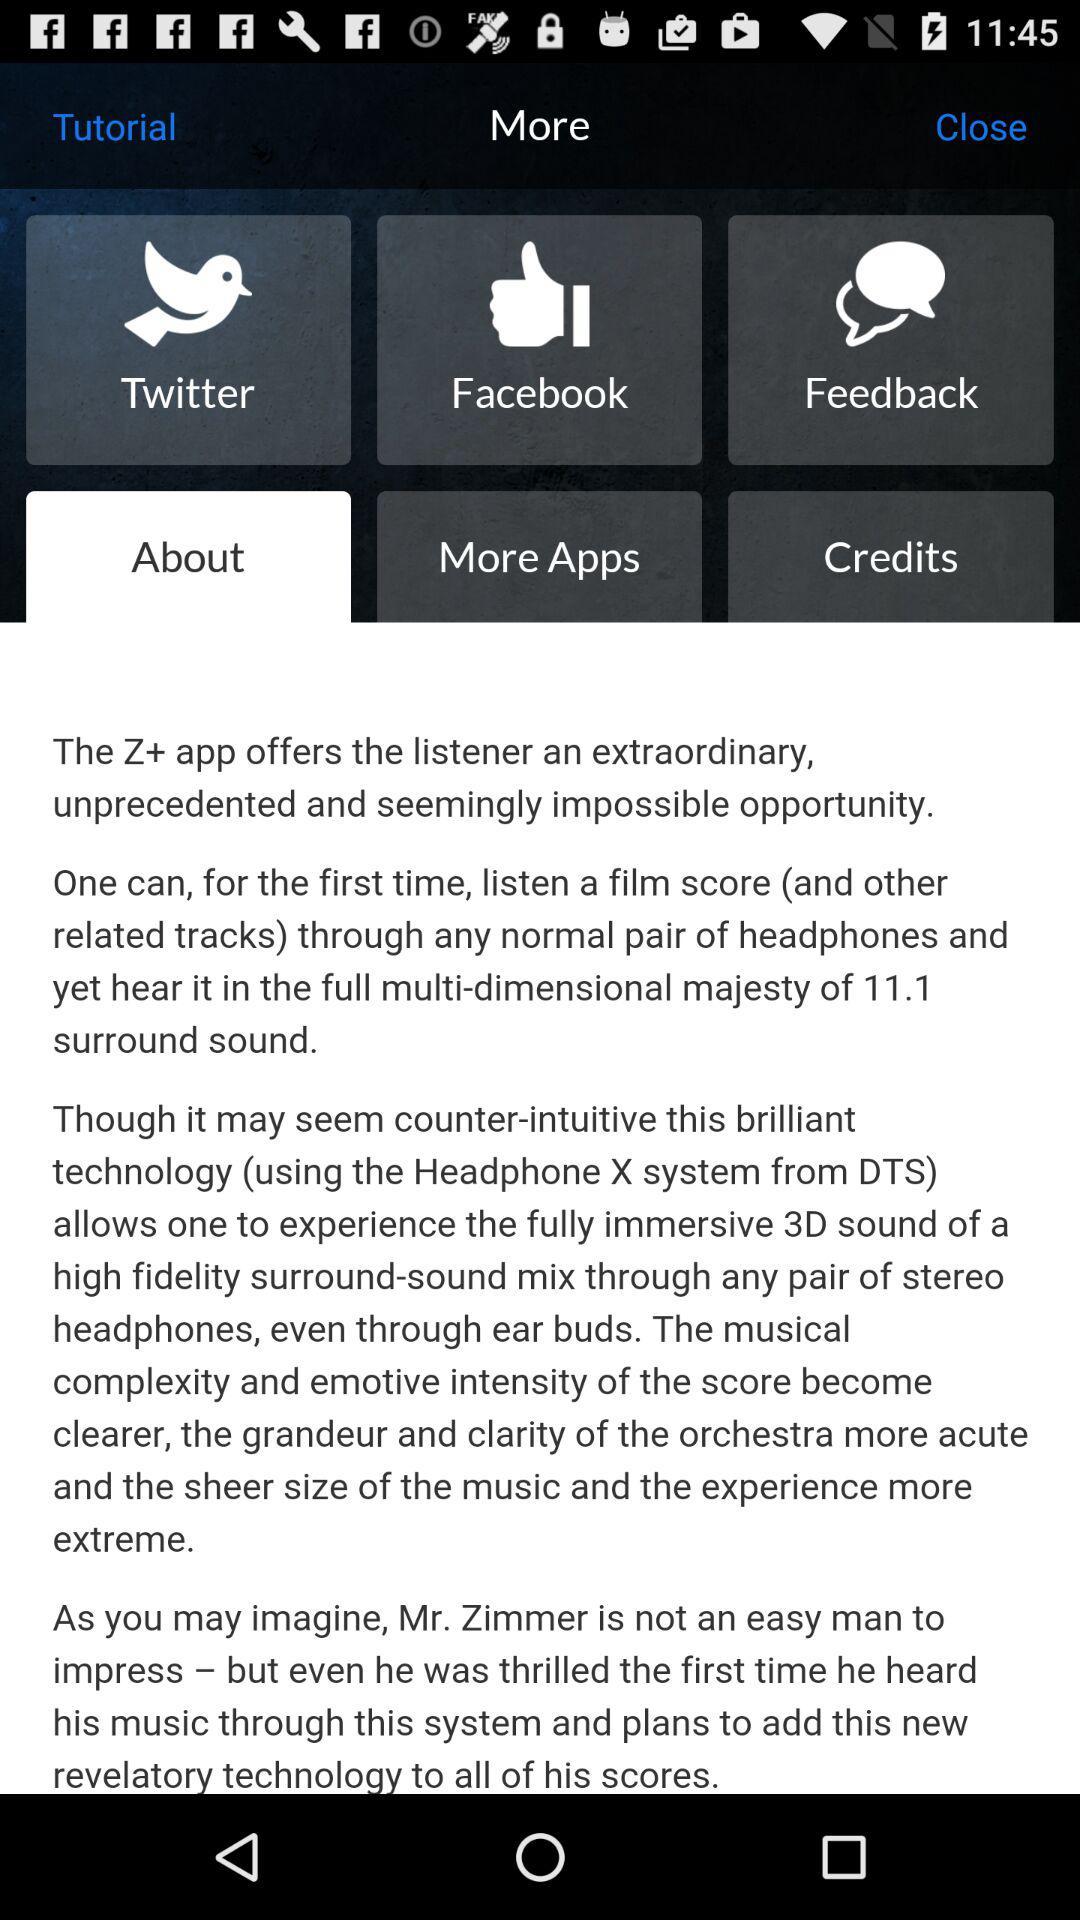  I want to click on icon next to facebook icon, so click(890, 340).